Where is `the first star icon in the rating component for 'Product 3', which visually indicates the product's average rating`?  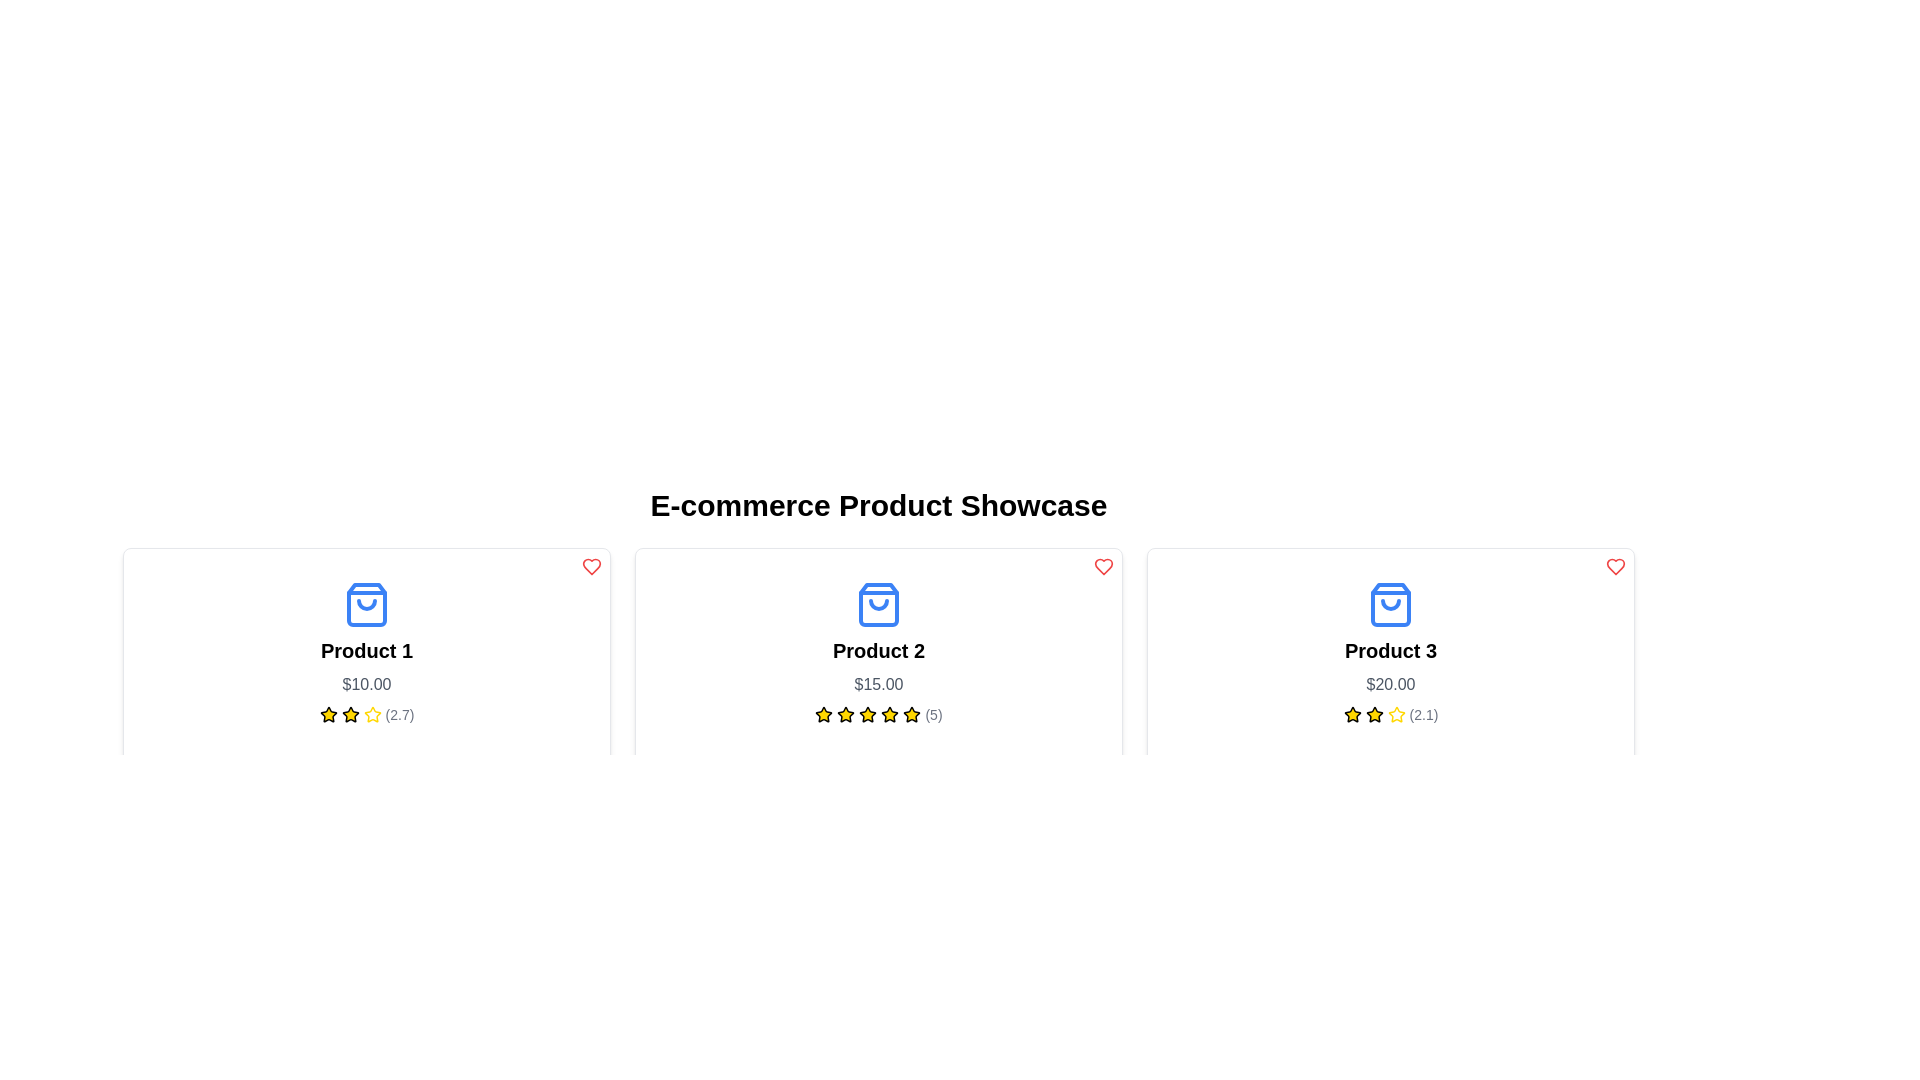 the first star icon in the rating component for 'Product 3', which visually indicates the product's average rating is located at coordinates (1352, 713).